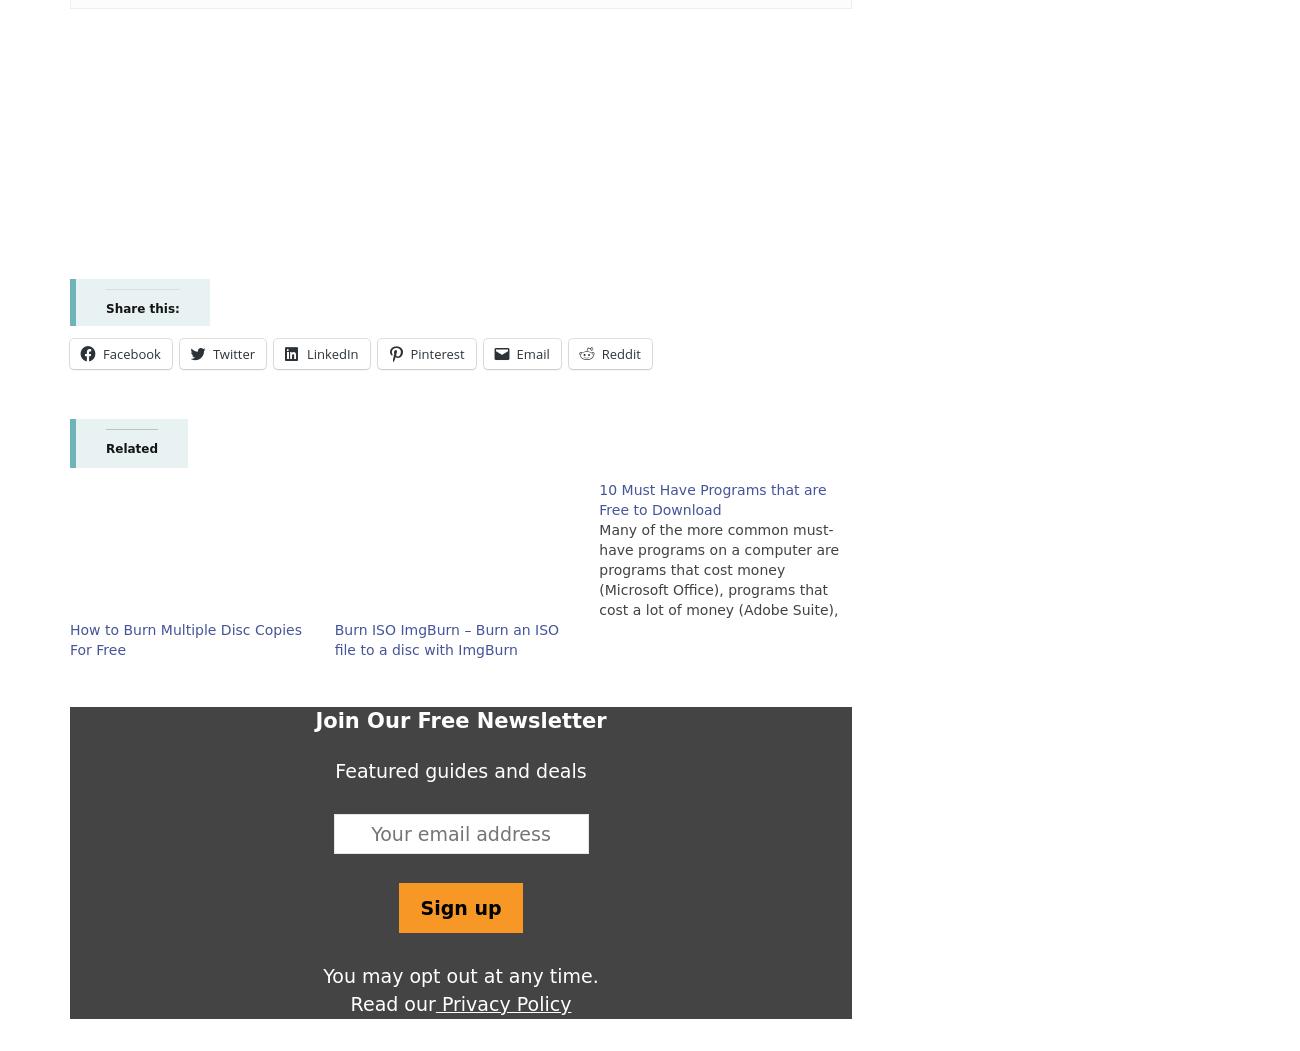 The height and width of the screenshot is (1051, 1300). I want to click on 'You may opt out at any time.', so click(459, 975).